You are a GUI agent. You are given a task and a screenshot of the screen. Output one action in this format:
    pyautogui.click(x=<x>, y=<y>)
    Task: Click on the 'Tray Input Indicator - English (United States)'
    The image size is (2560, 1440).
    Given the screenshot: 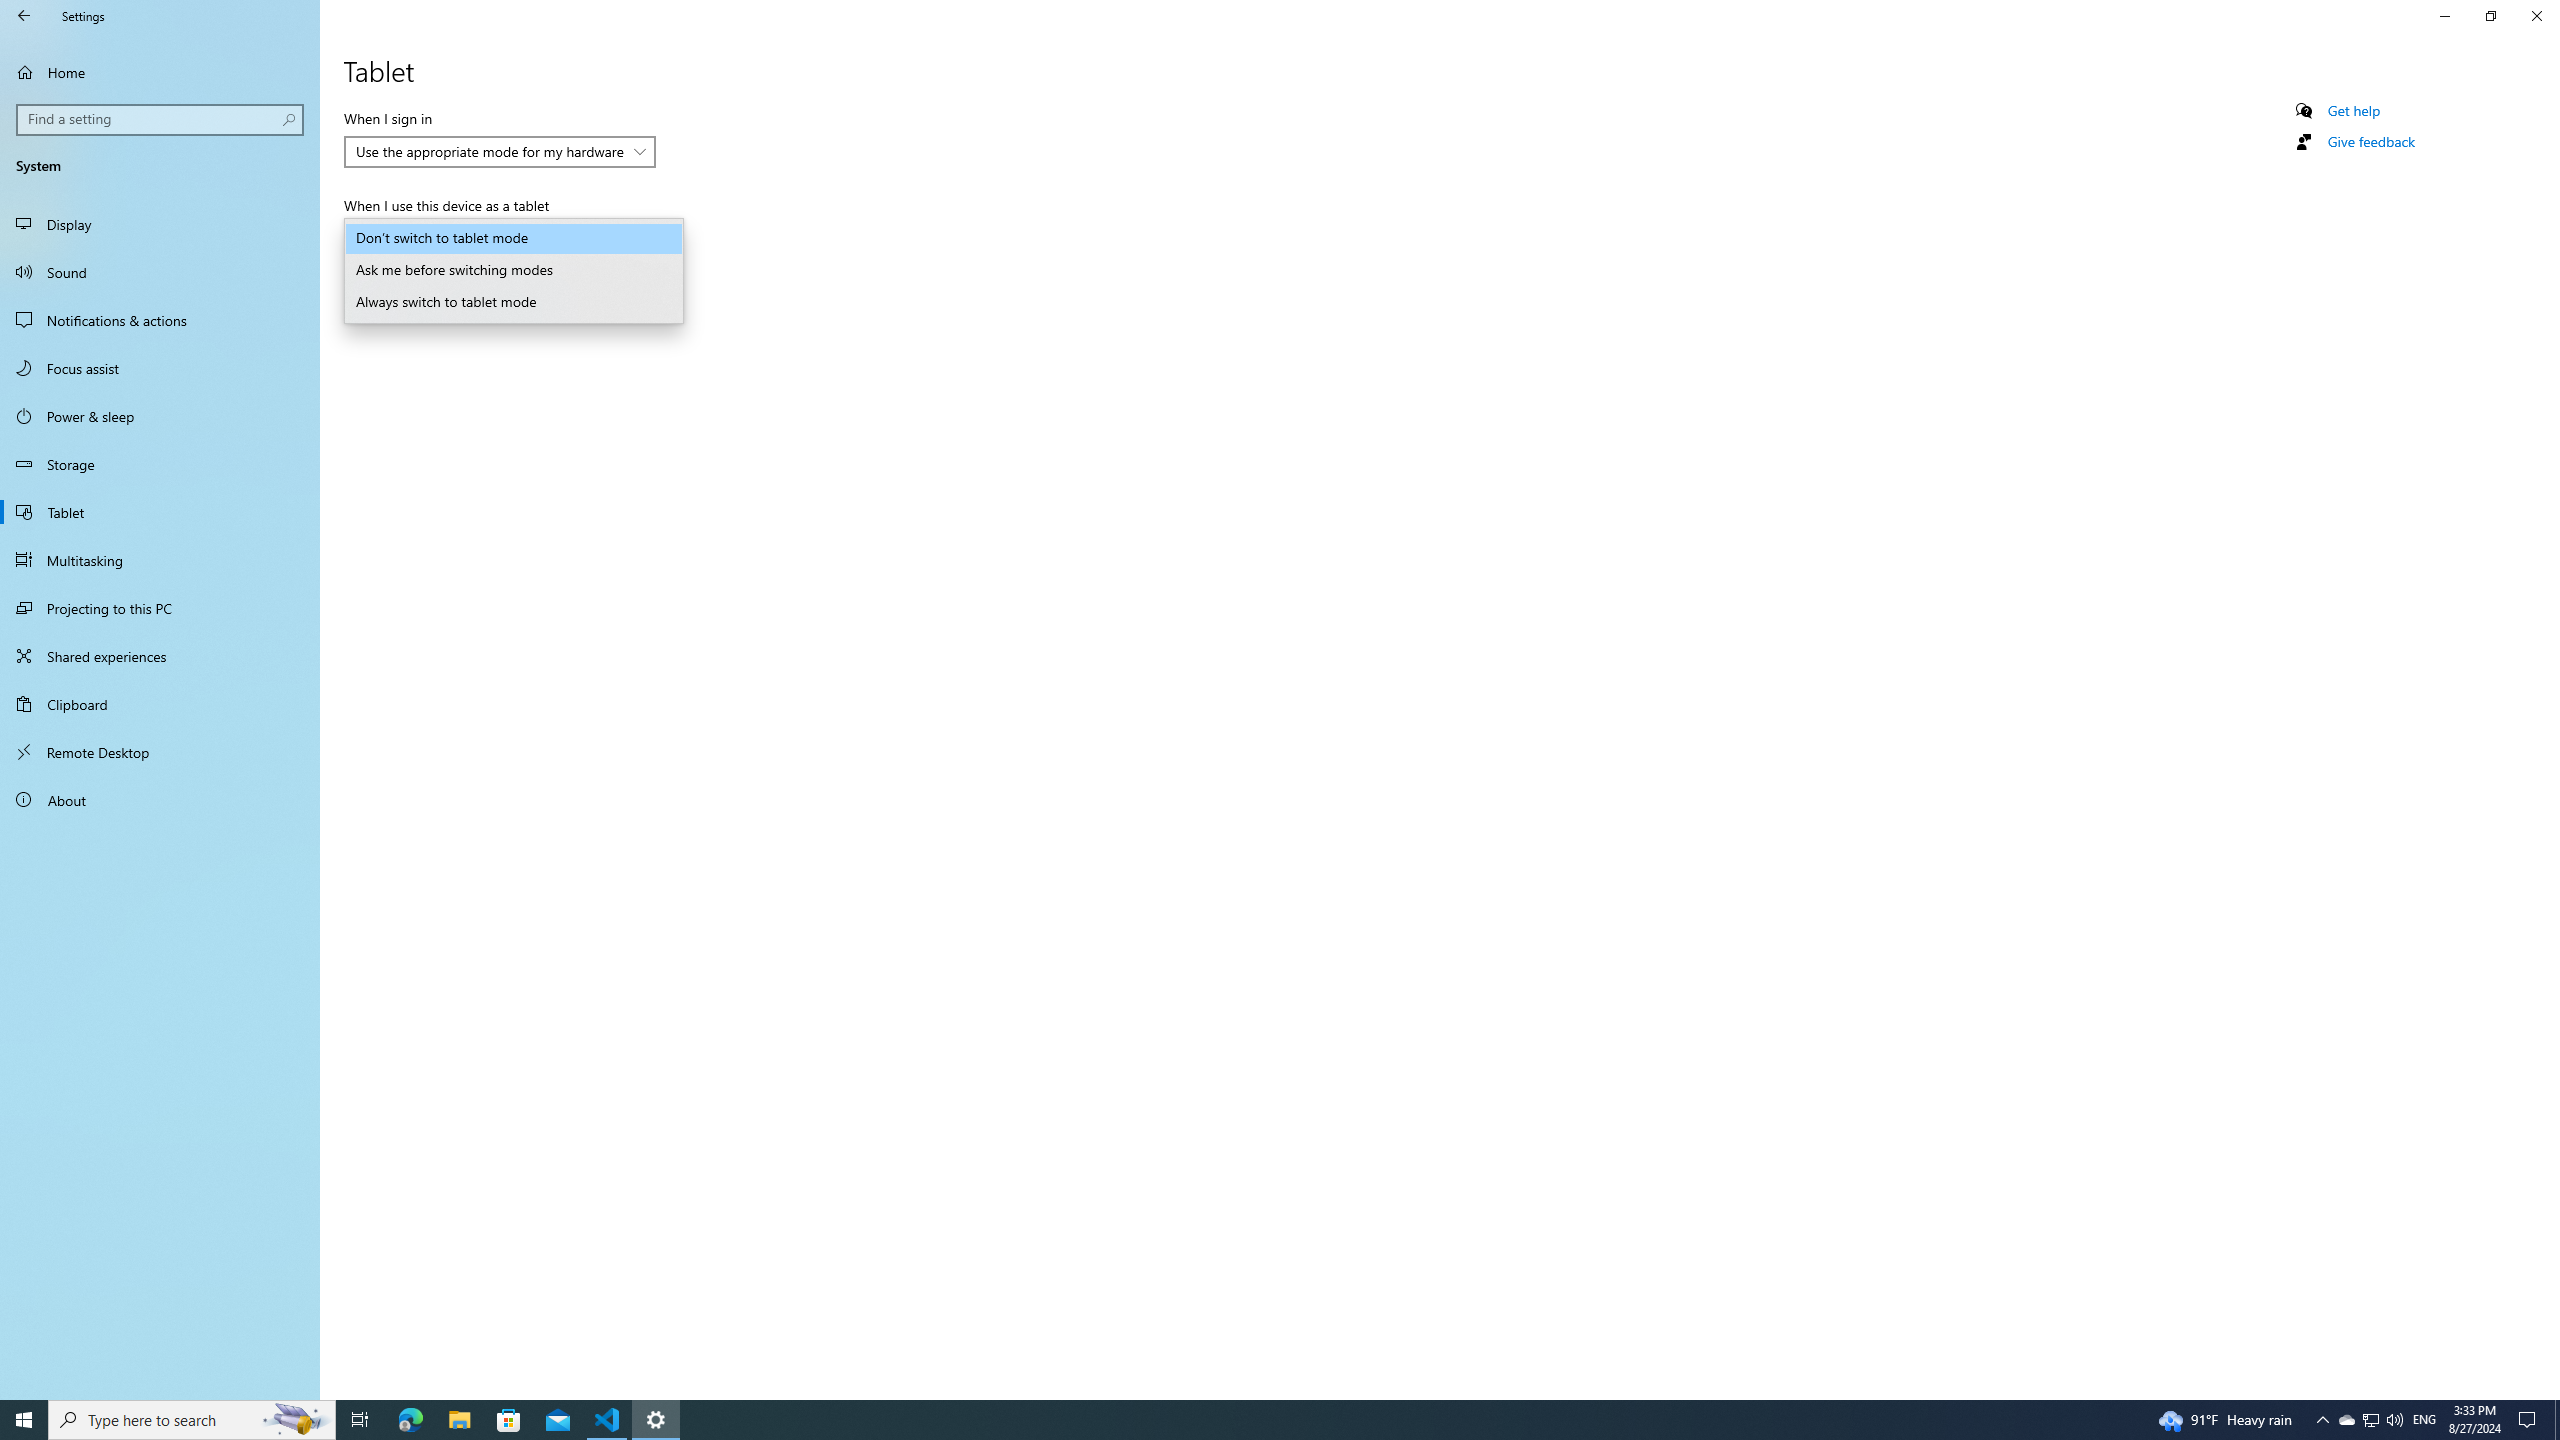 What is the action you would take?
    pyautogui.click(x=2424, y=1418)
    